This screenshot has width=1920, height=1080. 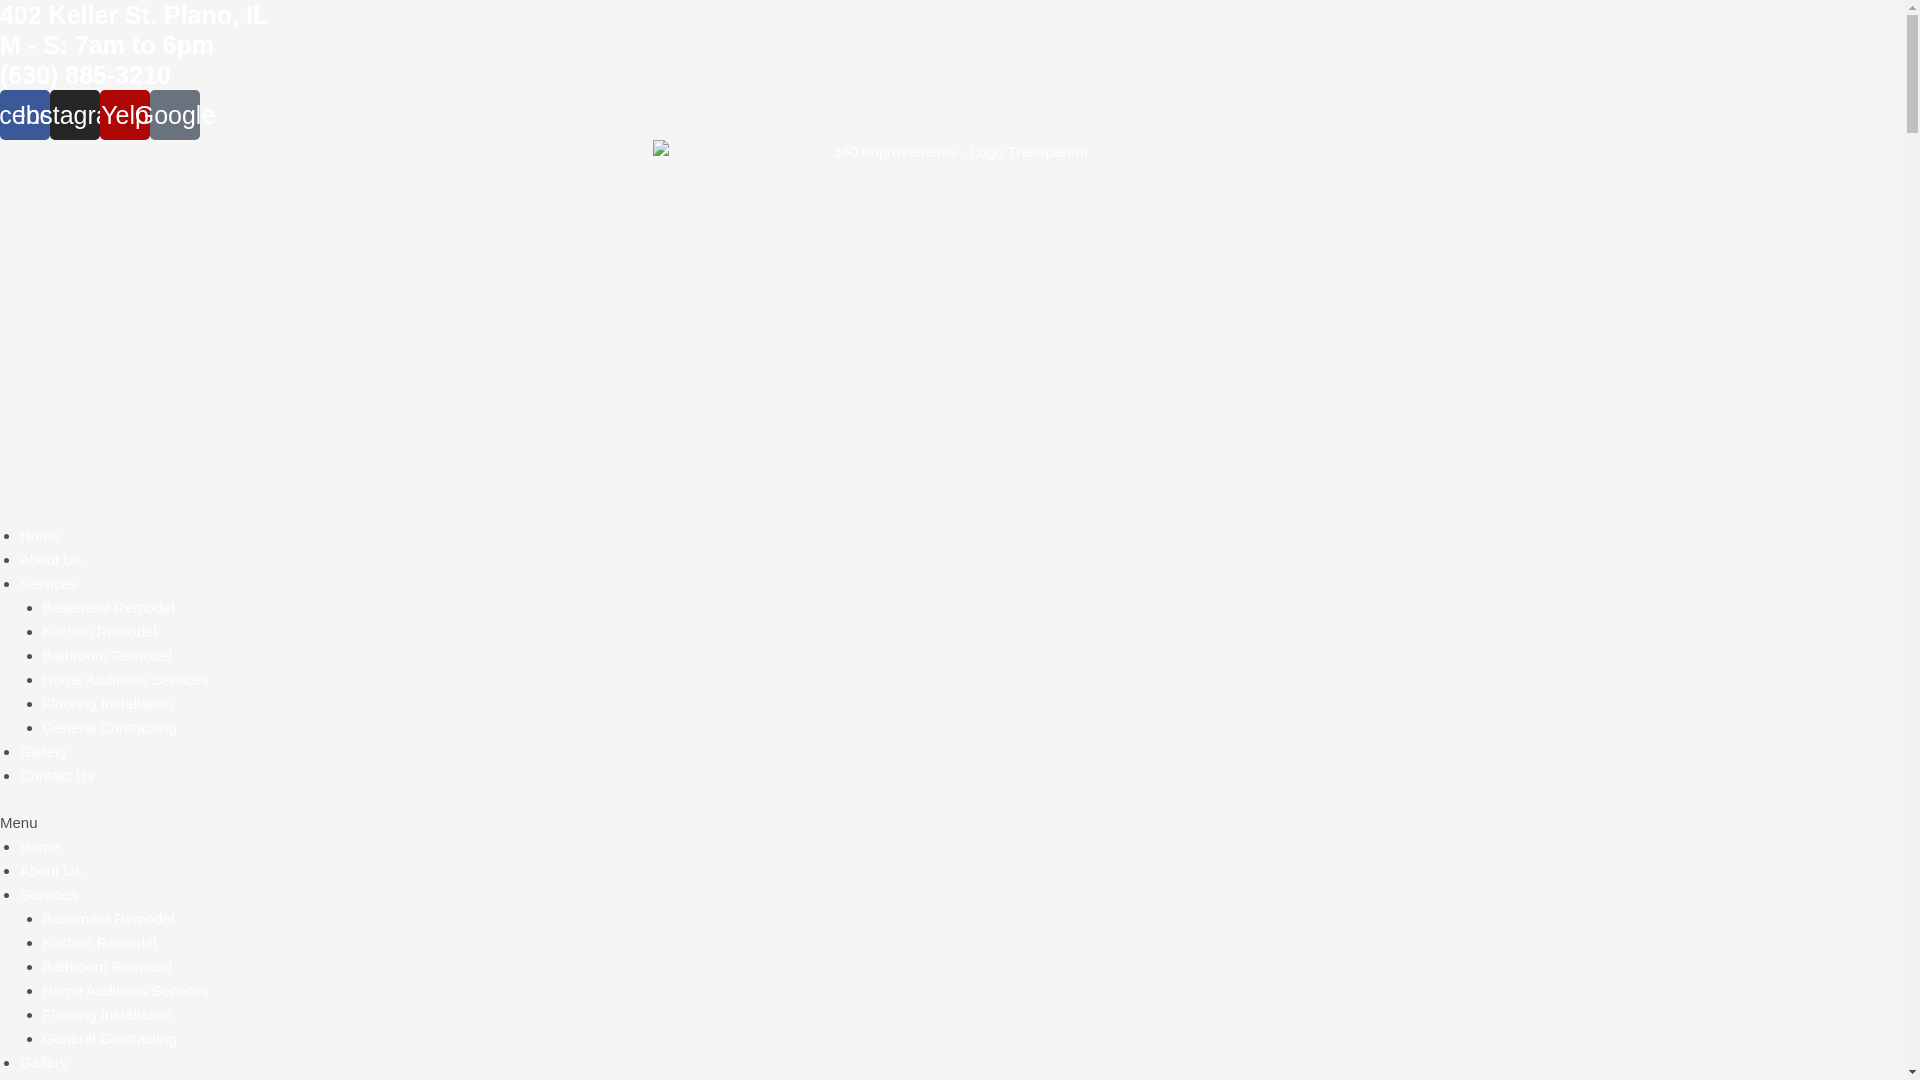 What do you see at coordinates (84, 73) in the screenshot?
I see `'(630) 885-3210'` at bounding box center [84, 73].